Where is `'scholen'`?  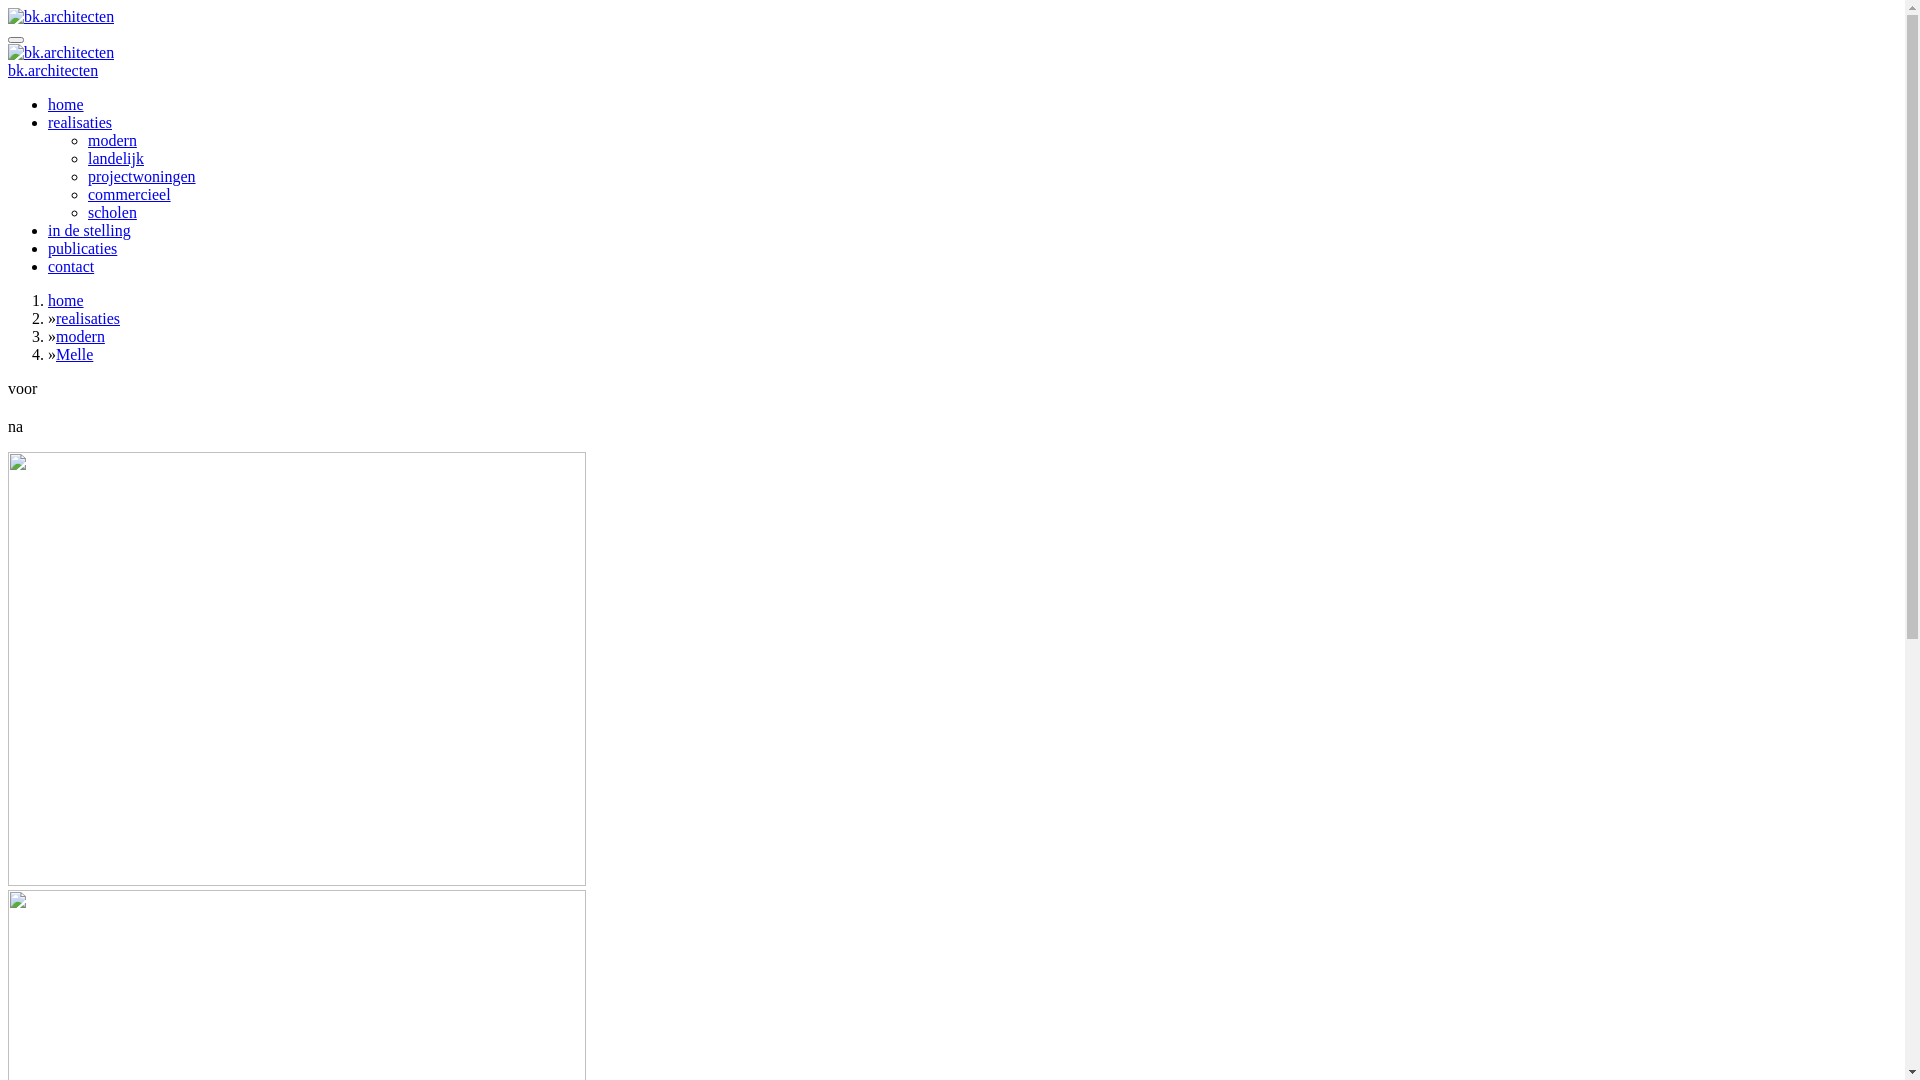
'scholen' is located at coordinates (86, 212).